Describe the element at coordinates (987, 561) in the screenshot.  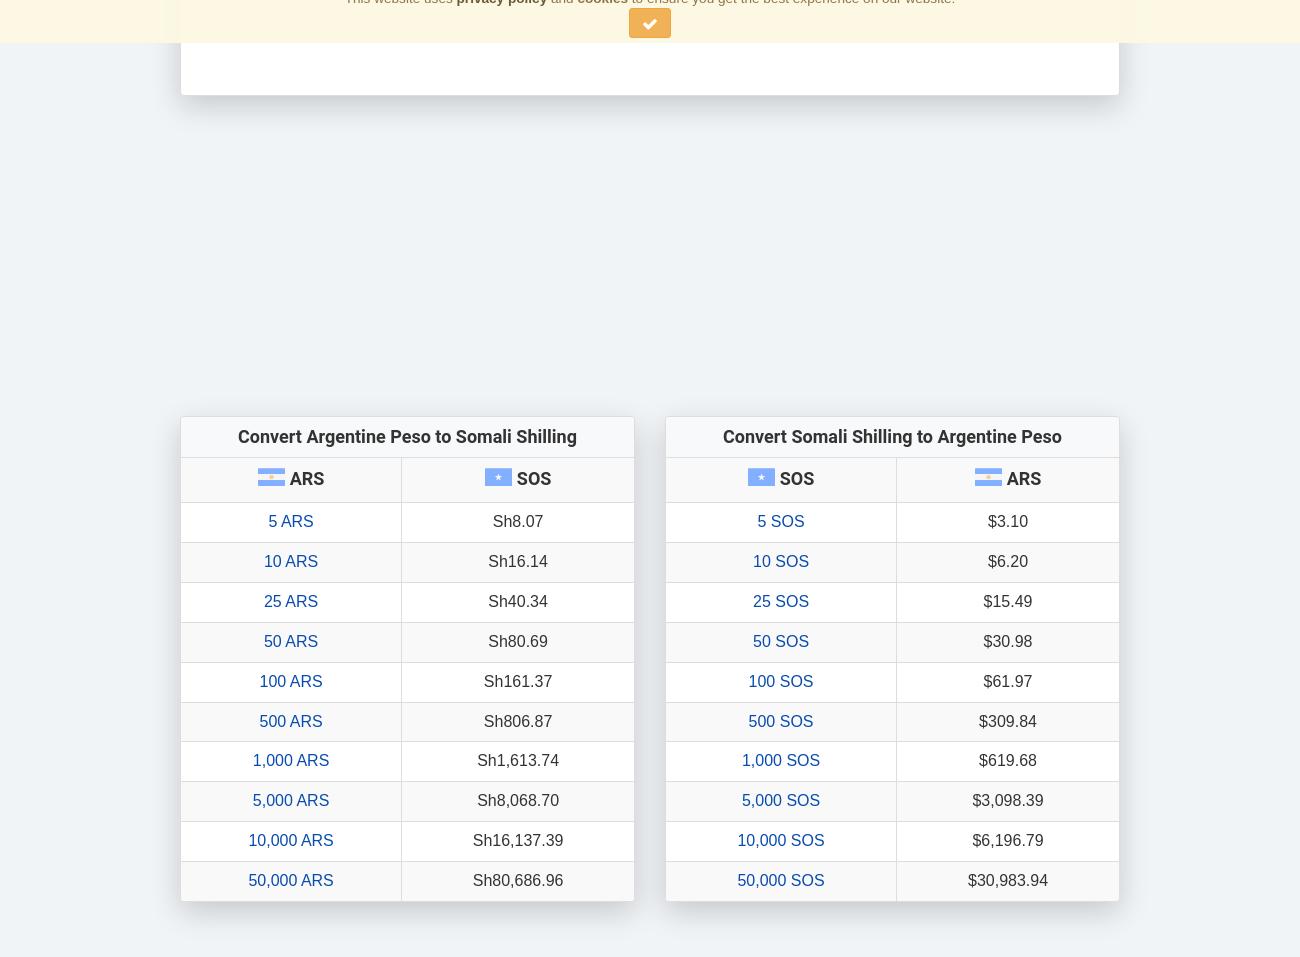
I see `'$6.20'` at that location.